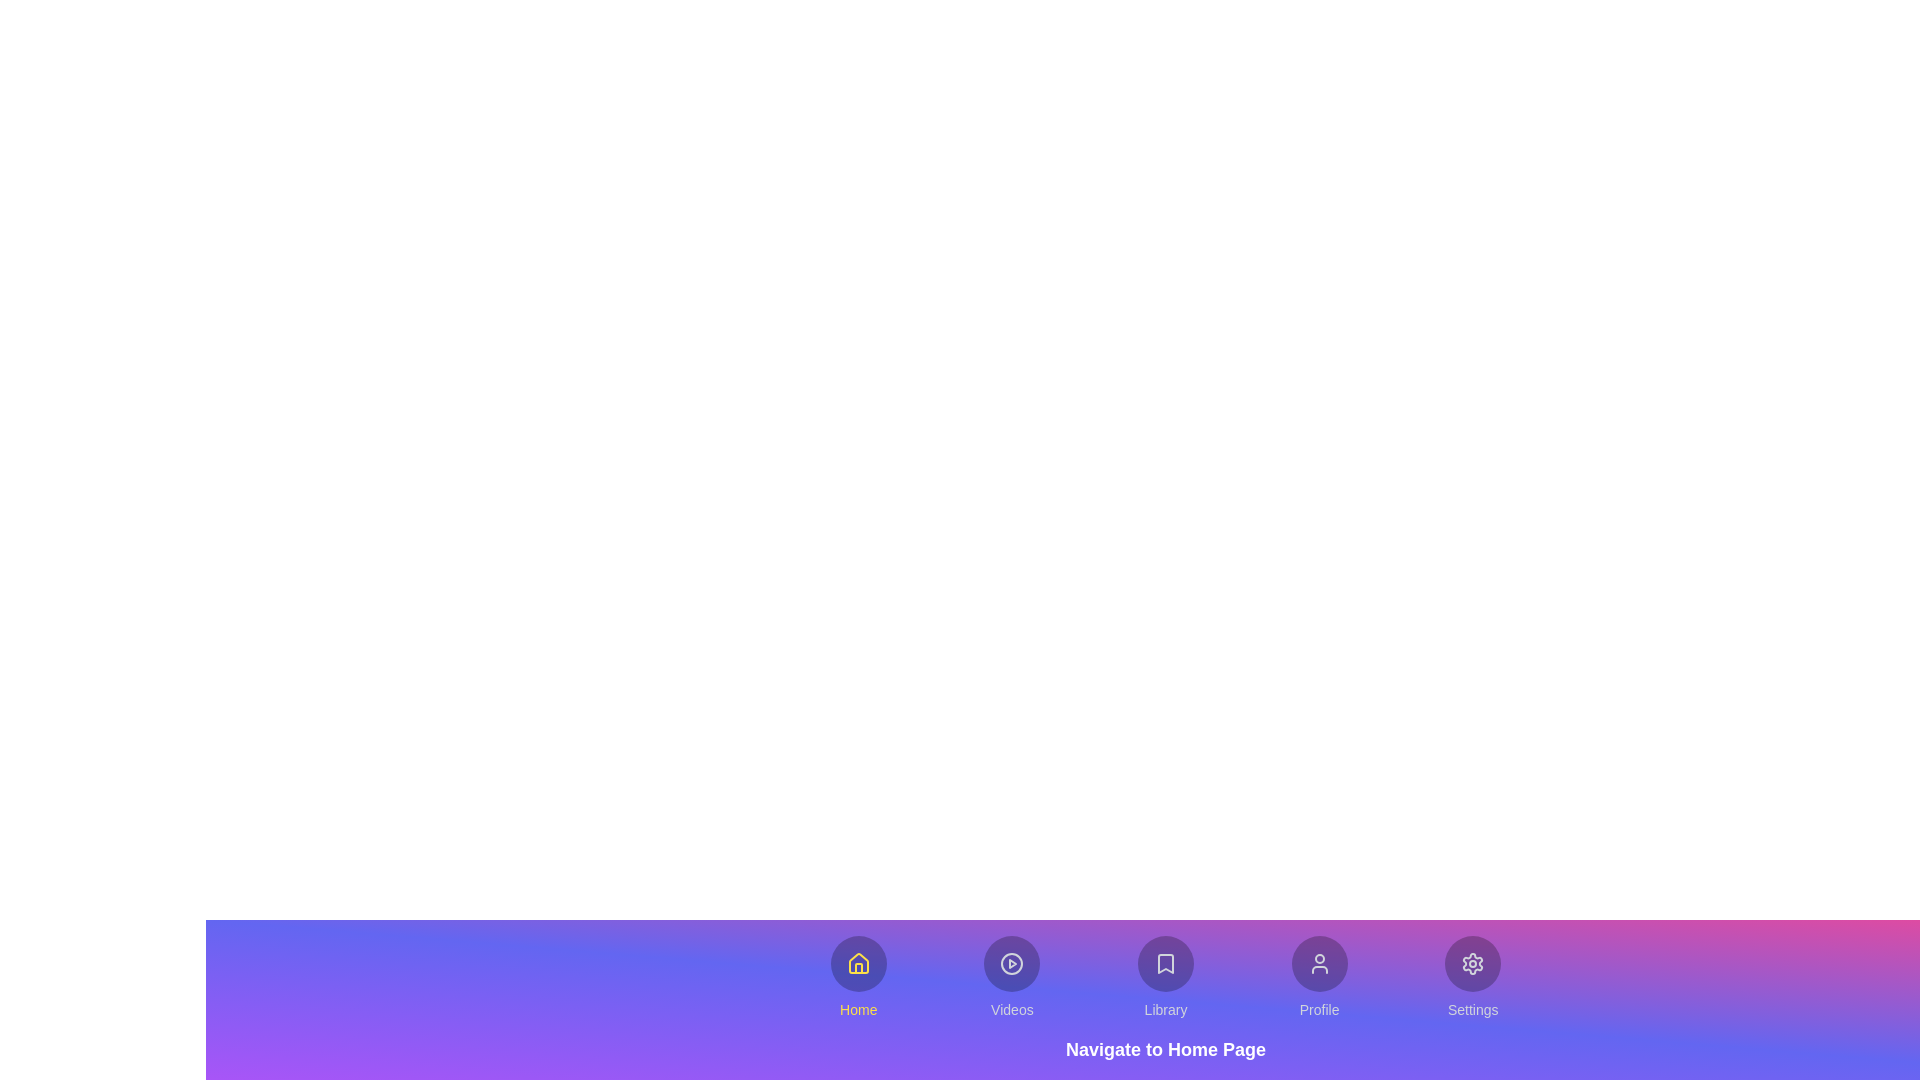 The height and width of the screenshot is (1080, 1920). Describe the element at coordinates (1473, 977) in the screenshot. I see `the Settings tab to activate it` at that location.